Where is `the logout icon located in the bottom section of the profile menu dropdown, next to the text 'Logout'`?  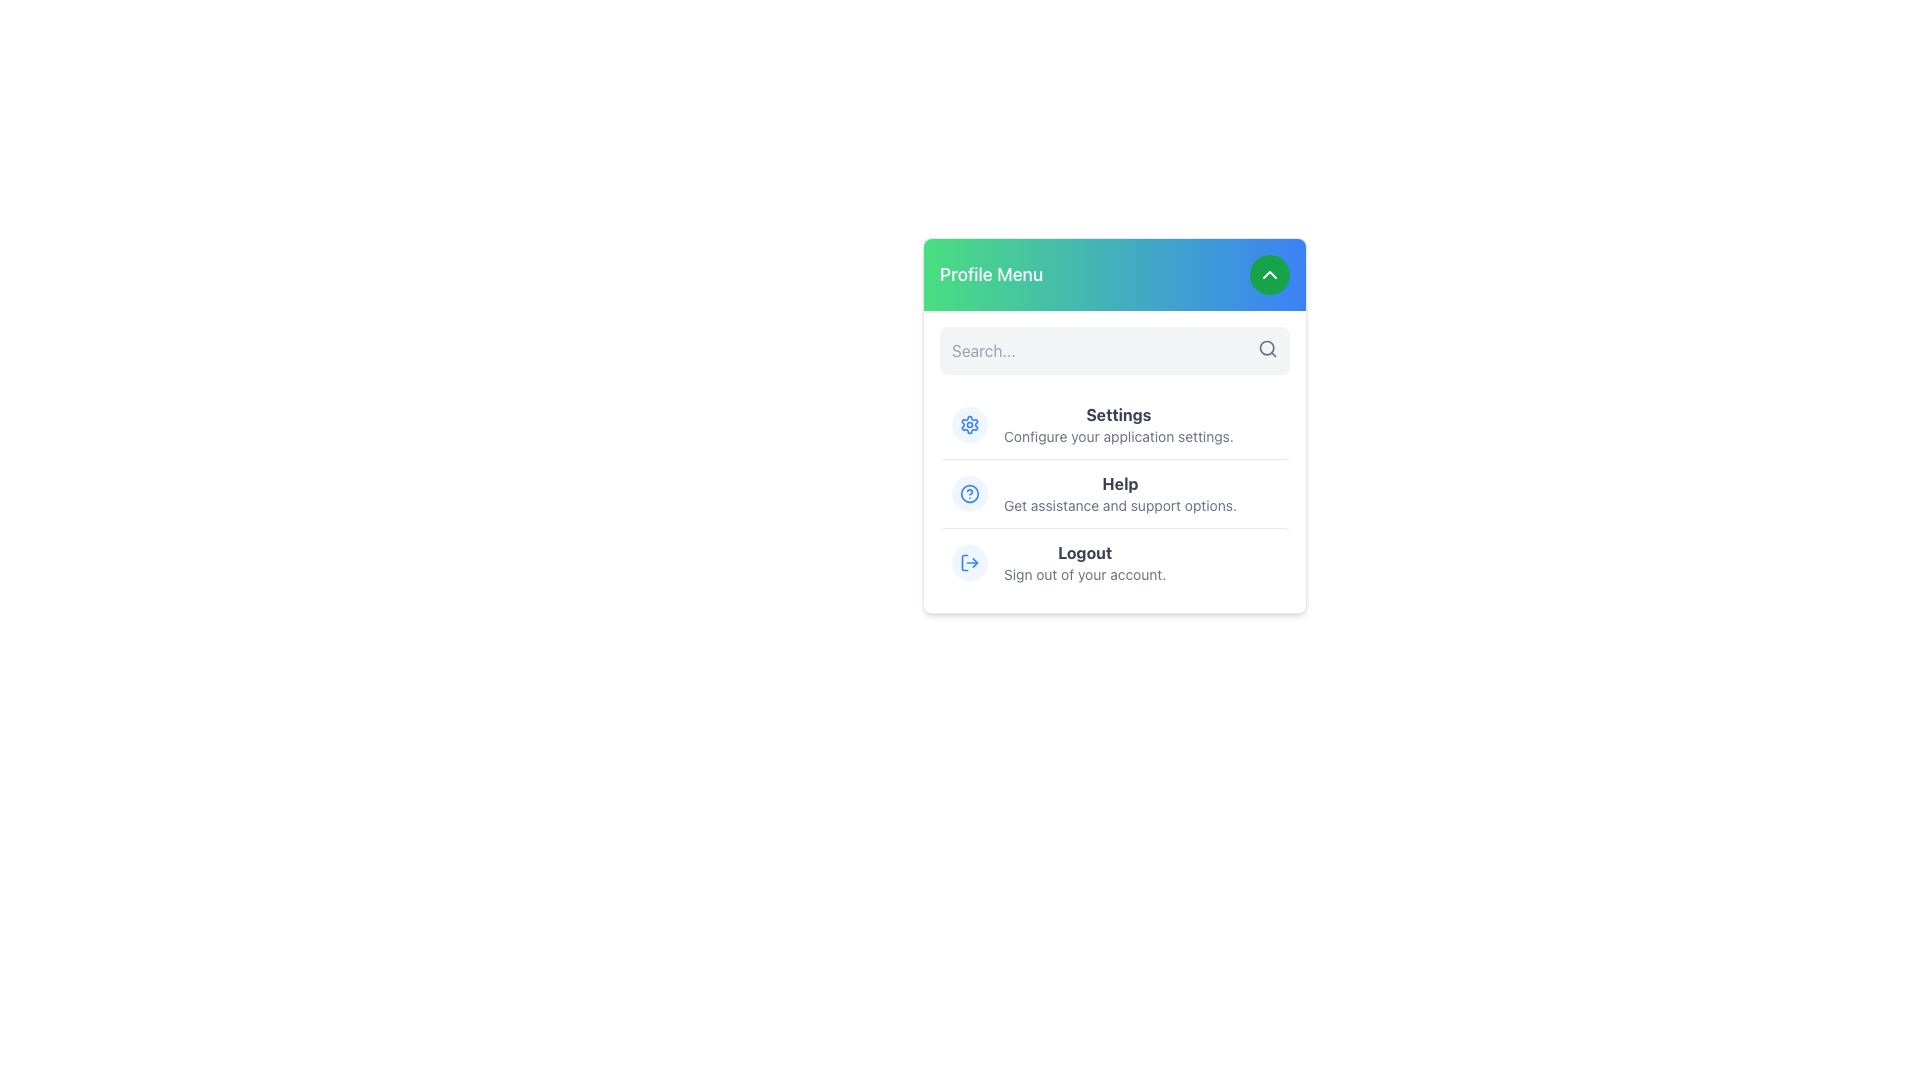
the logout icon located in the bottom section of the profile menu dropdown, next to the text 'Logout' is located at coordinates (969, 563).